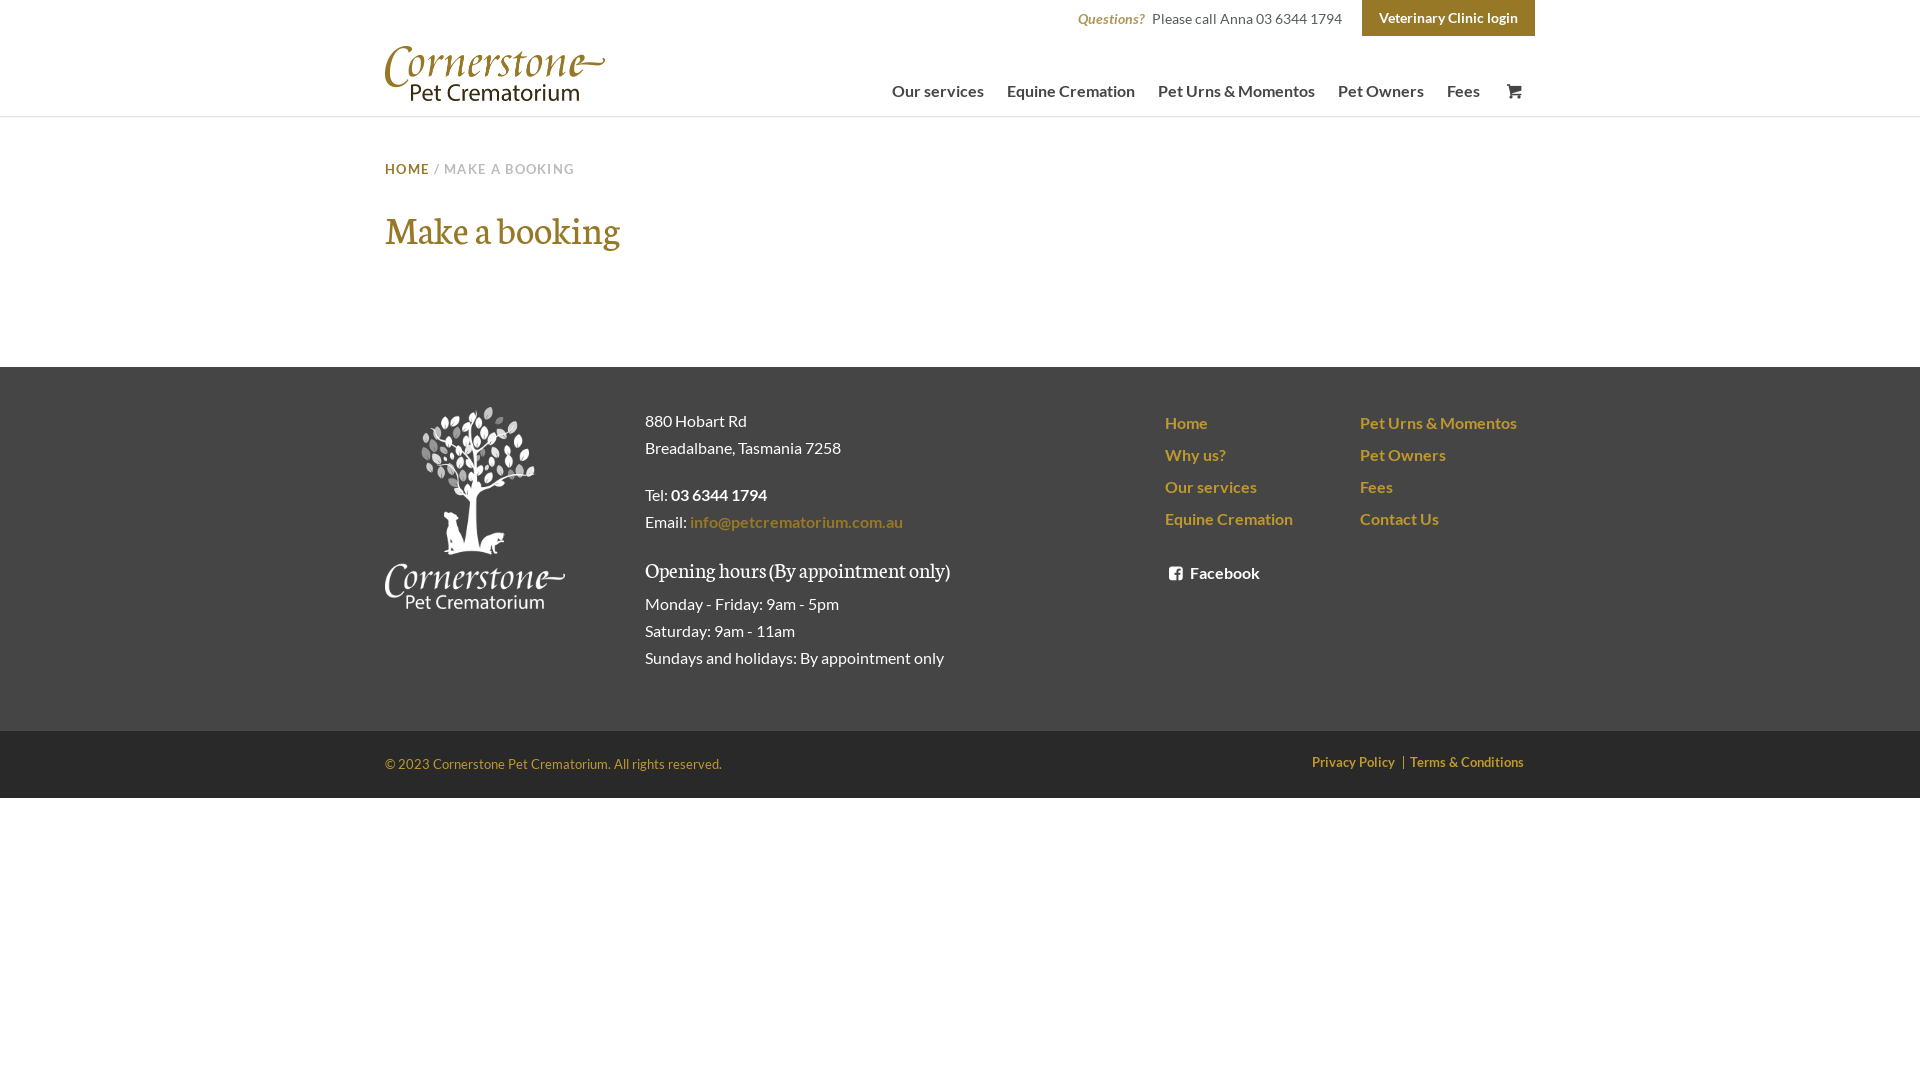  I want to click on 'Facebook', so click(1165, 572).